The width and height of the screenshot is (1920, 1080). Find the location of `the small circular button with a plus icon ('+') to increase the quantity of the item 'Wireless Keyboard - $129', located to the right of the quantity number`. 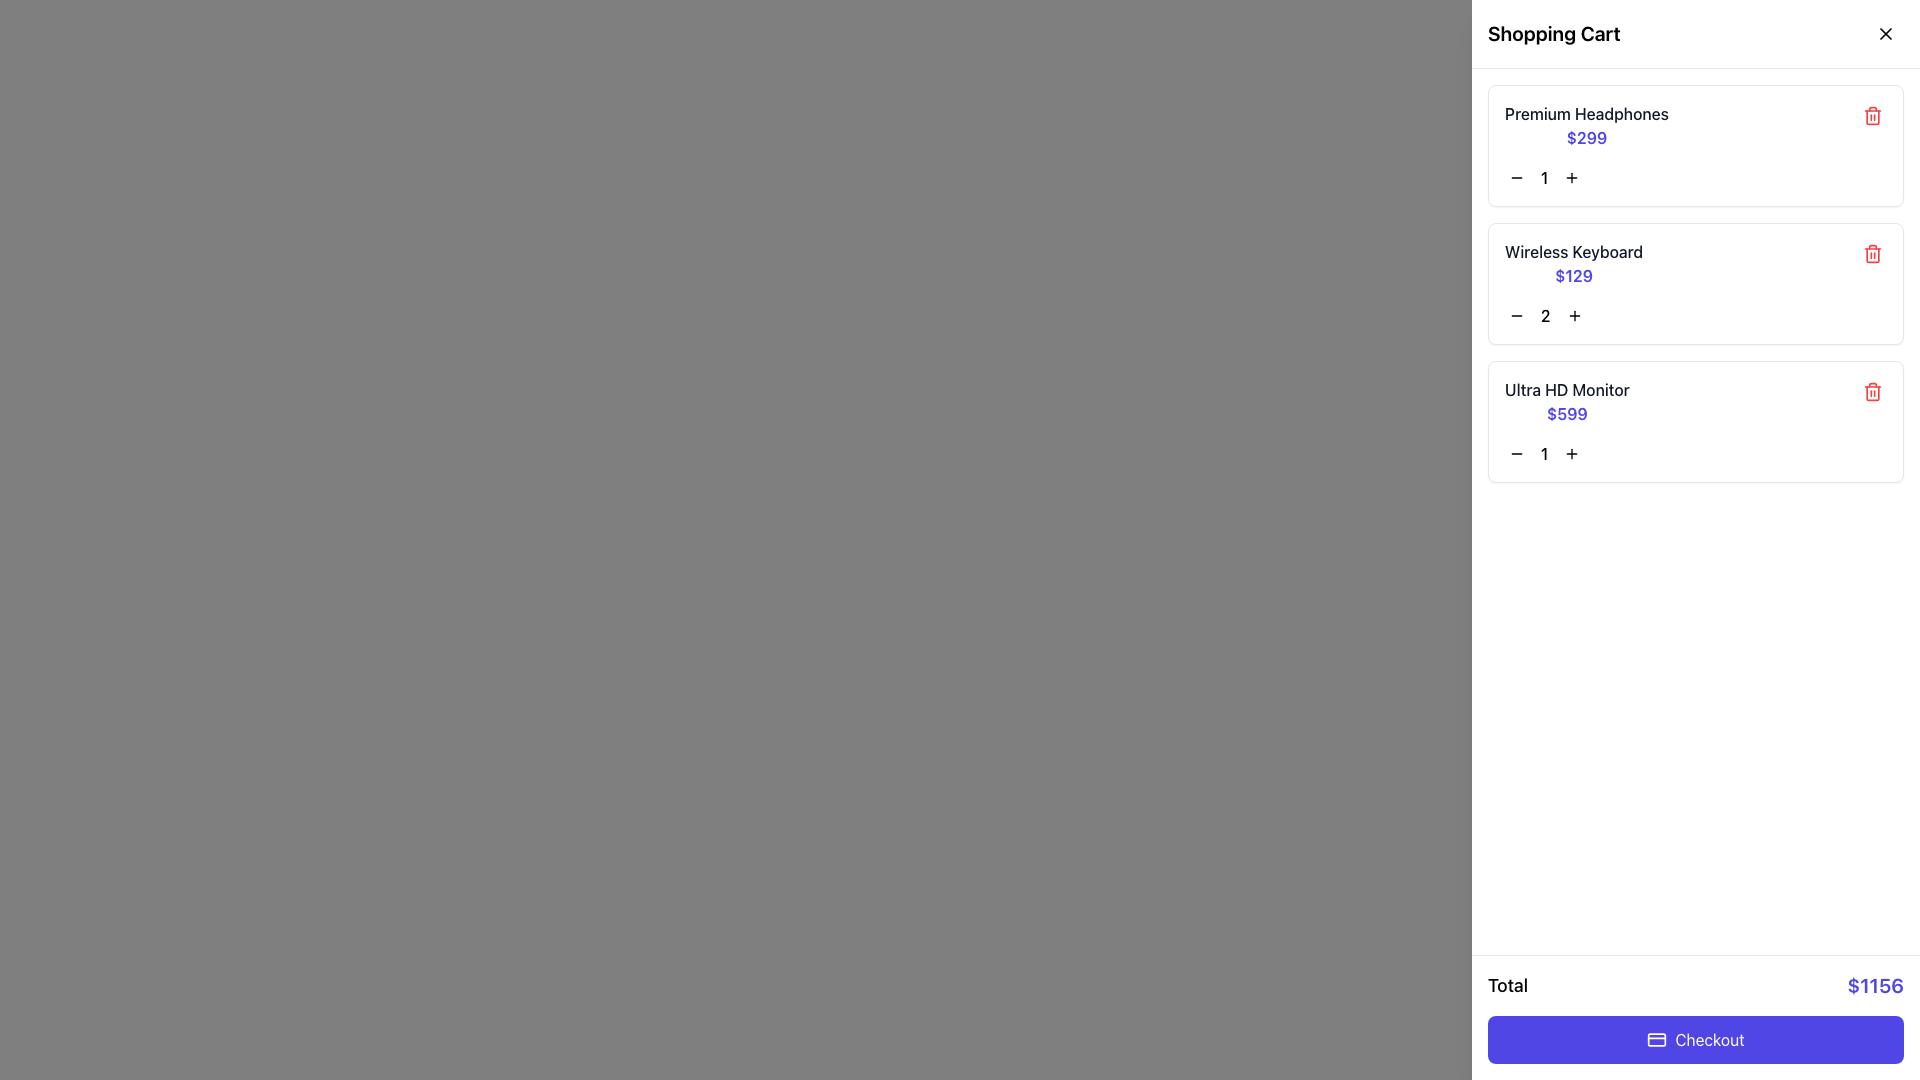

the small circular button with a plus icon ('+') to increase the quantity of the item 'Wireless Keyboard - $129', located to the right of the quantity number is located at coordinates (1573, 315).